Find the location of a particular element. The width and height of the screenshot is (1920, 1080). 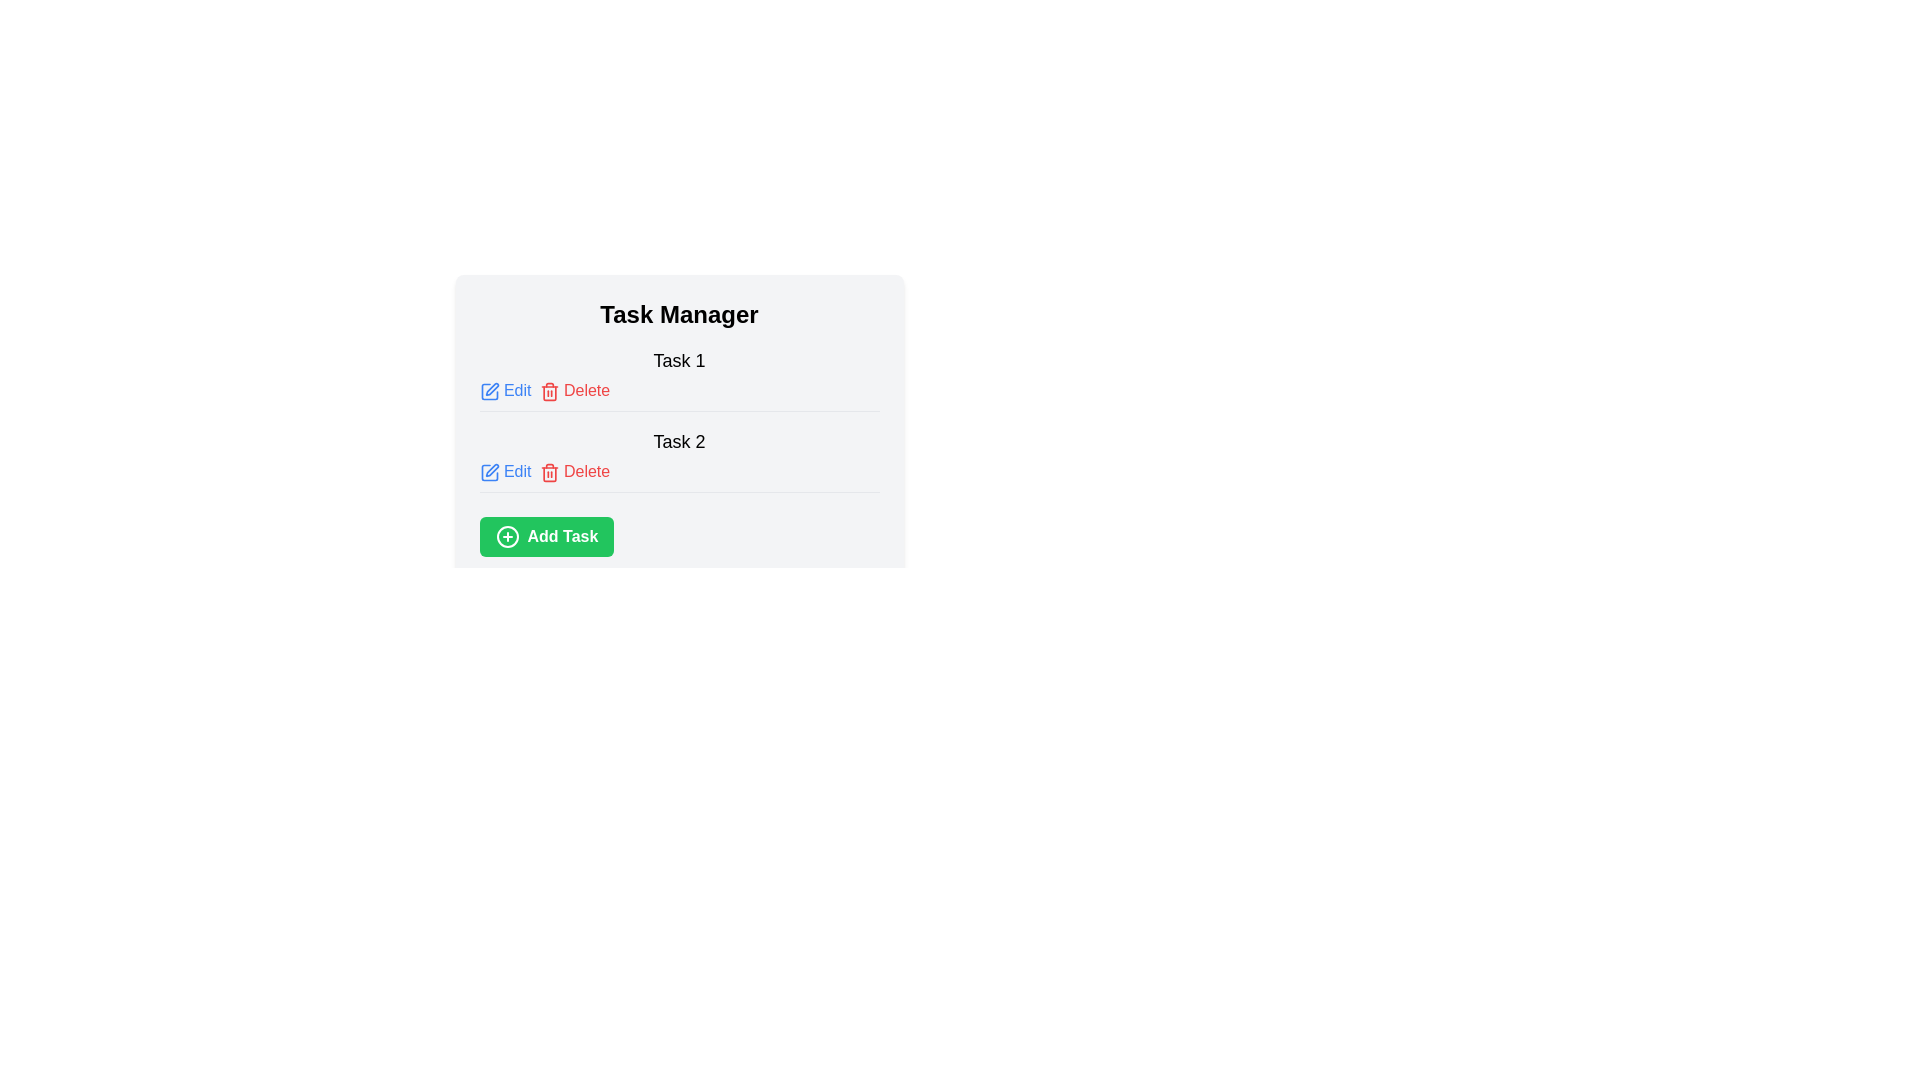

the trash bin icon, which is a vertical rectangular shape with clean borders located next to the 'Delete' labels in the Task Manager interface is located at coordinates (549, 393).